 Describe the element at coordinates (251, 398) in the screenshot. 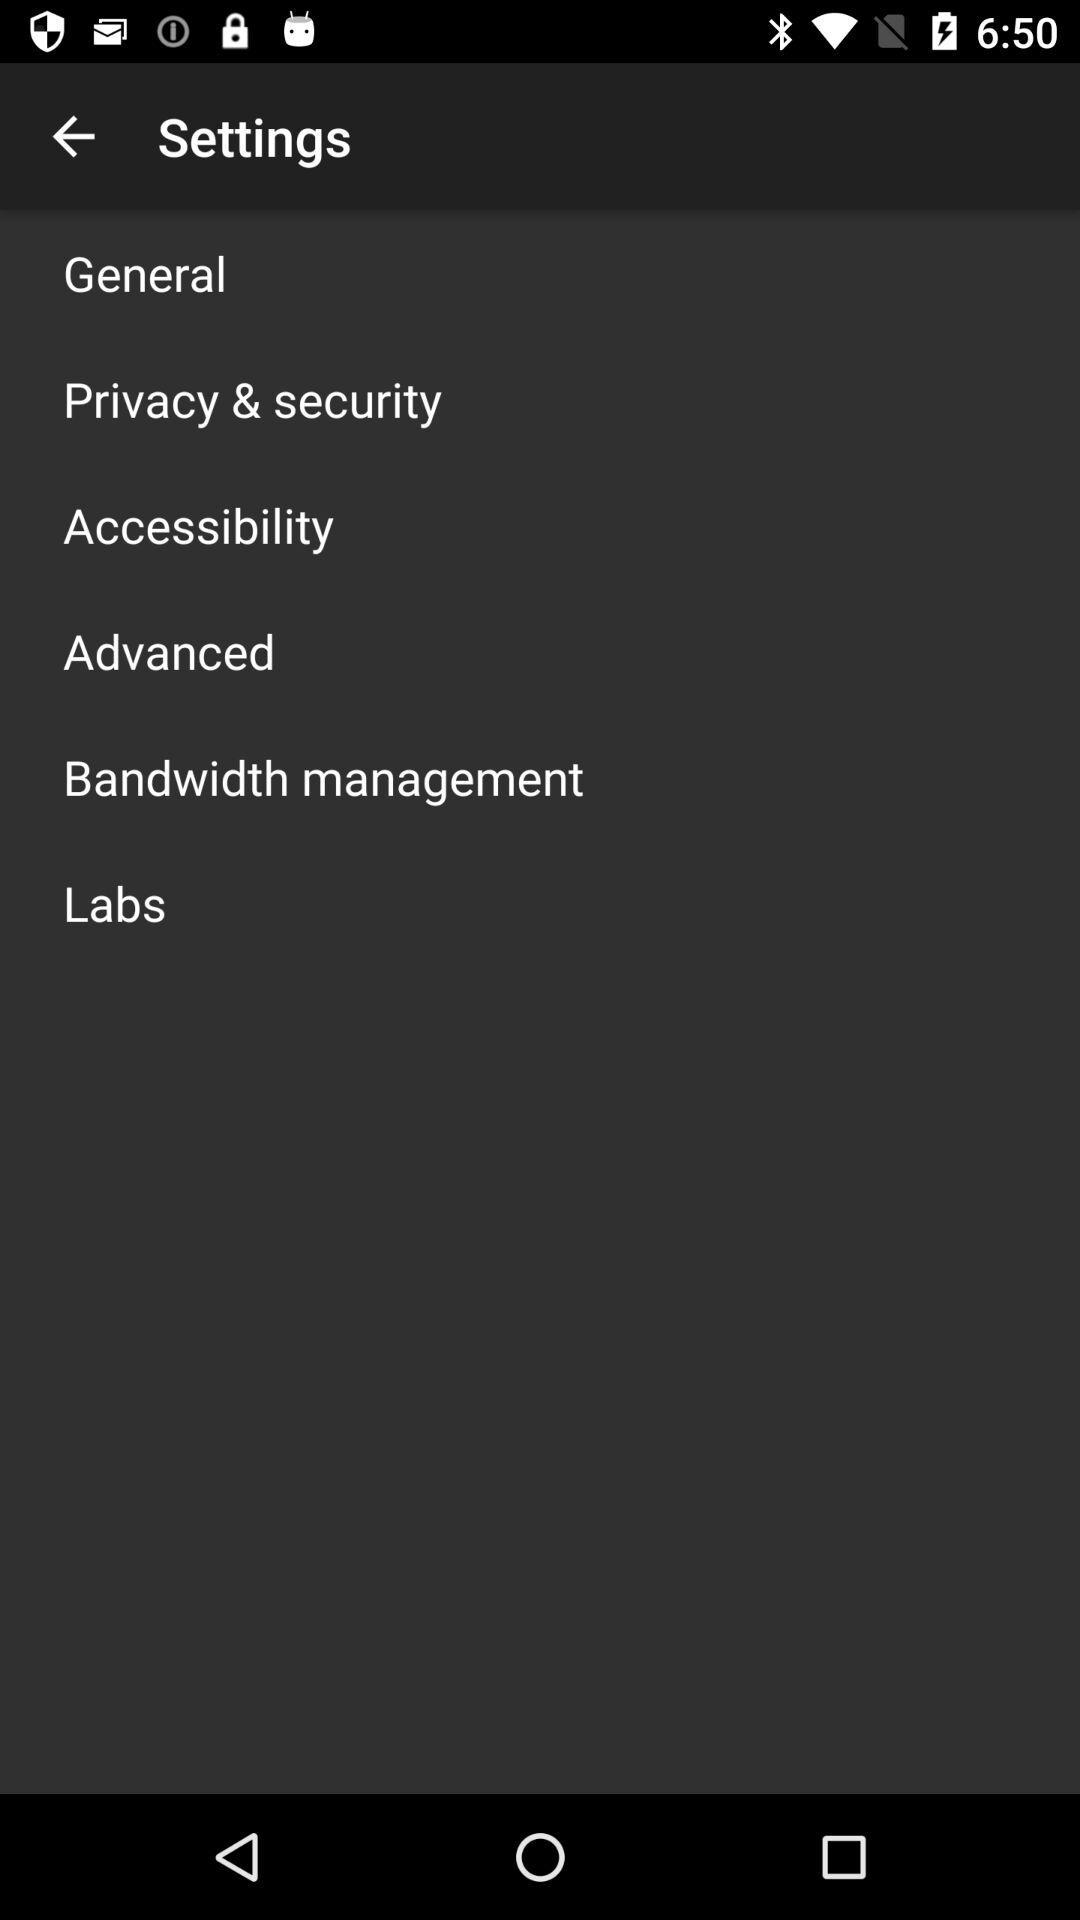

I see `app above accessibility icon` at that location.